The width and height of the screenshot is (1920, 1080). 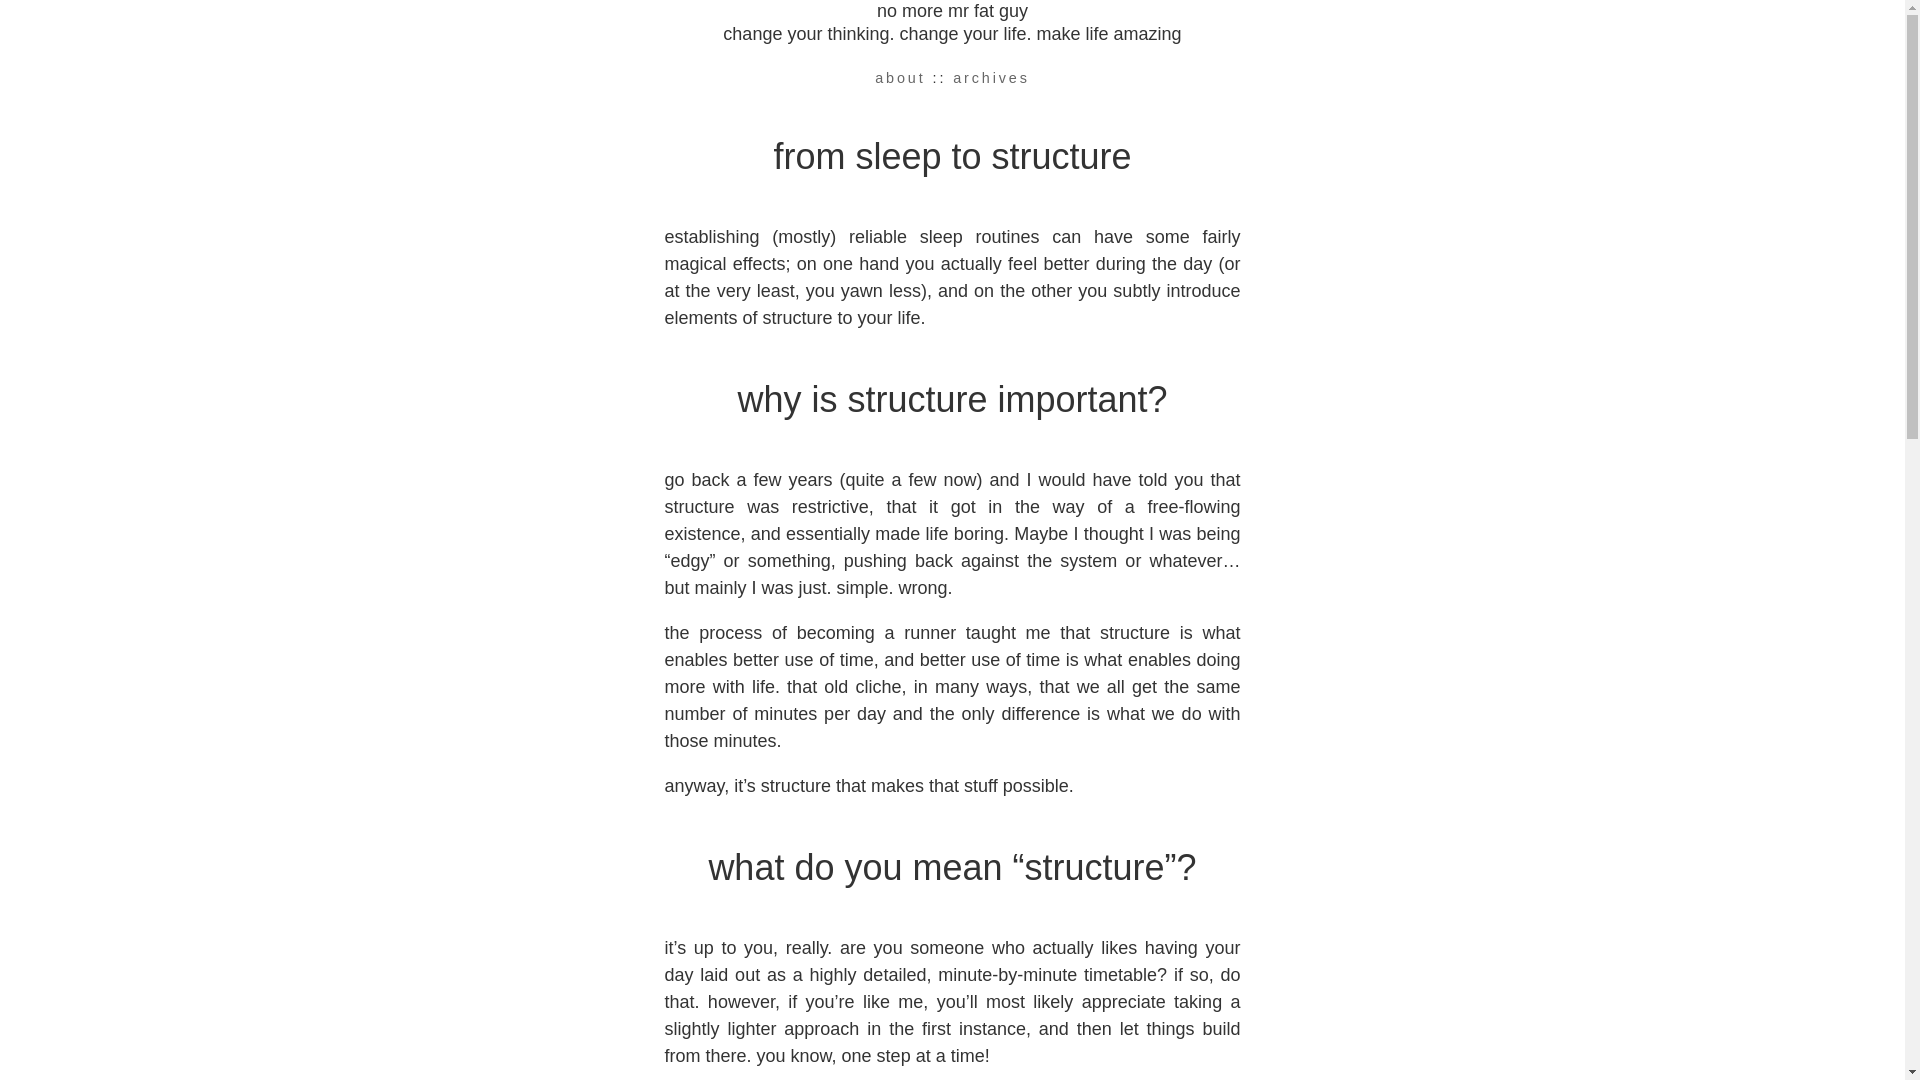 What do you see at coordinates (874, 76) in the screenshot?
I see `'about'` at bounding box center [874, 76].